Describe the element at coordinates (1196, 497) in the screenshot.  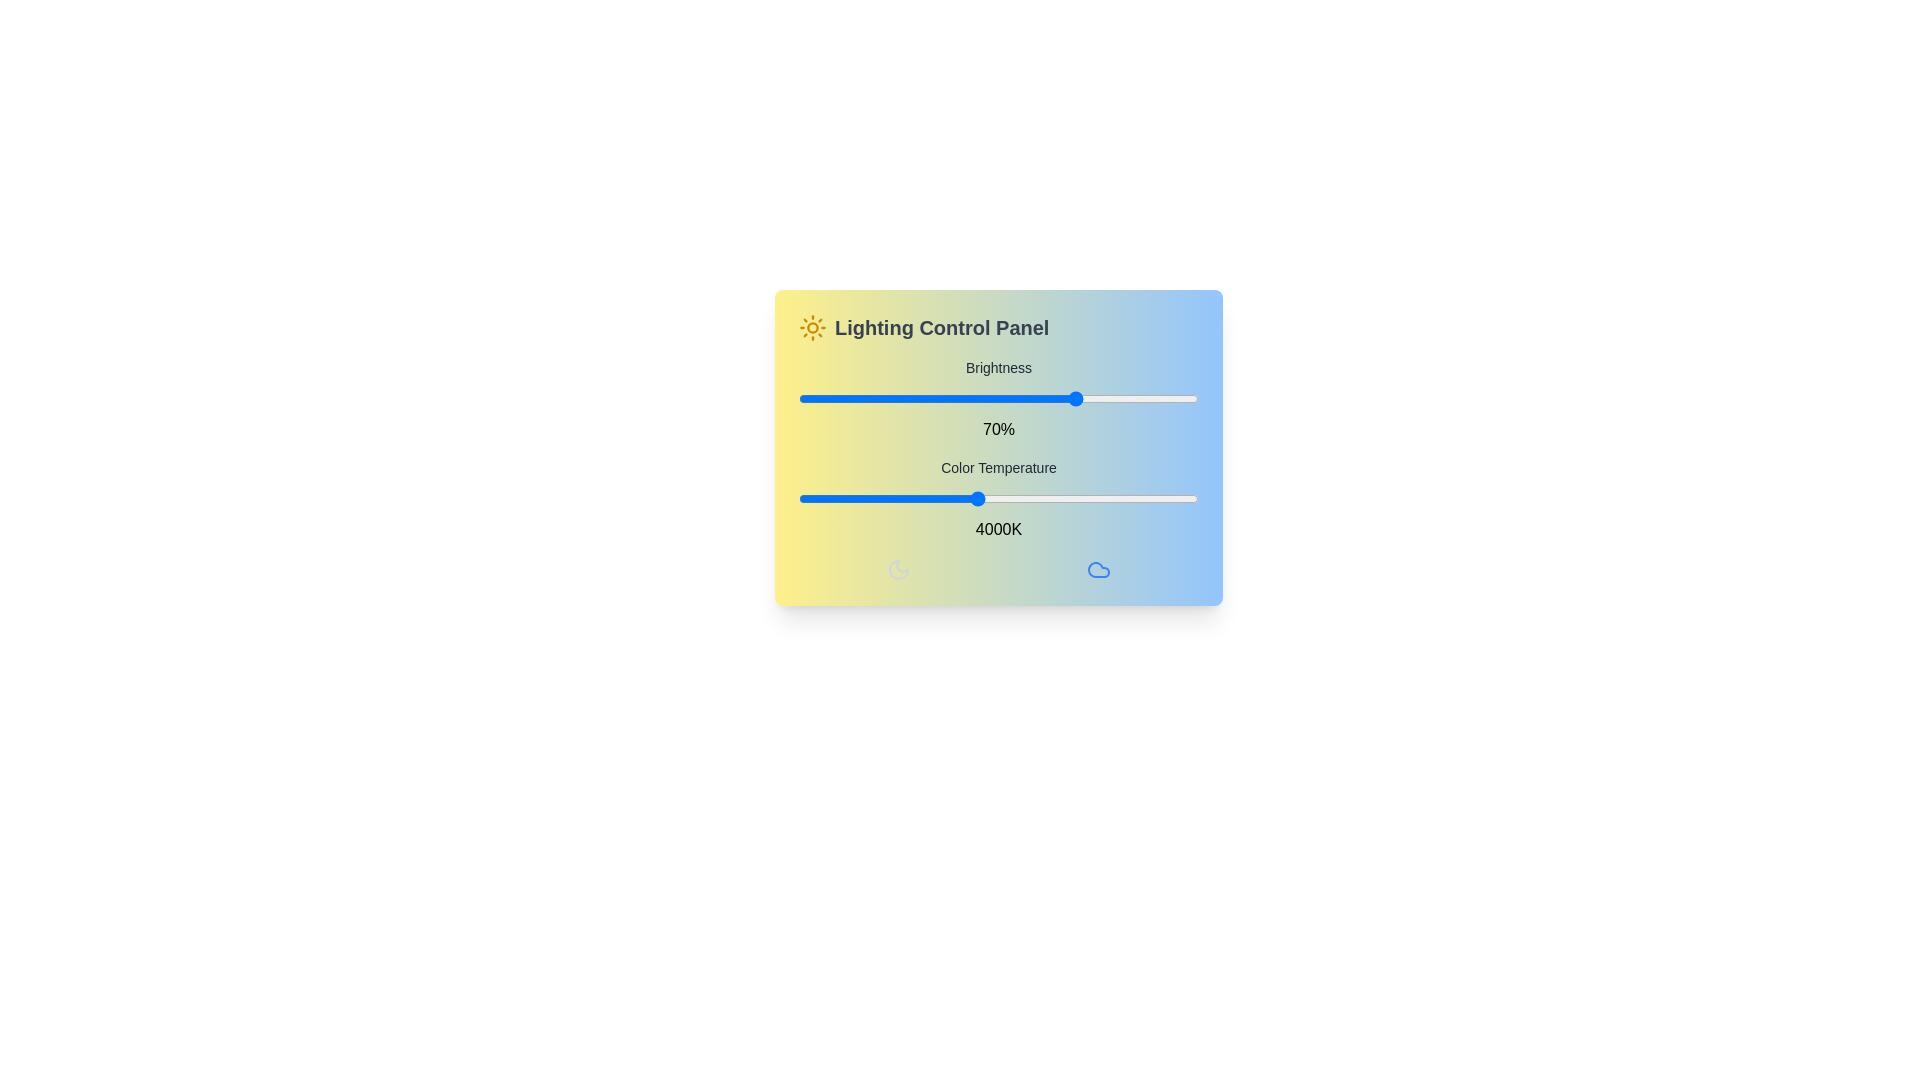
I see `the color temperature slider to 6473 K` at that location.